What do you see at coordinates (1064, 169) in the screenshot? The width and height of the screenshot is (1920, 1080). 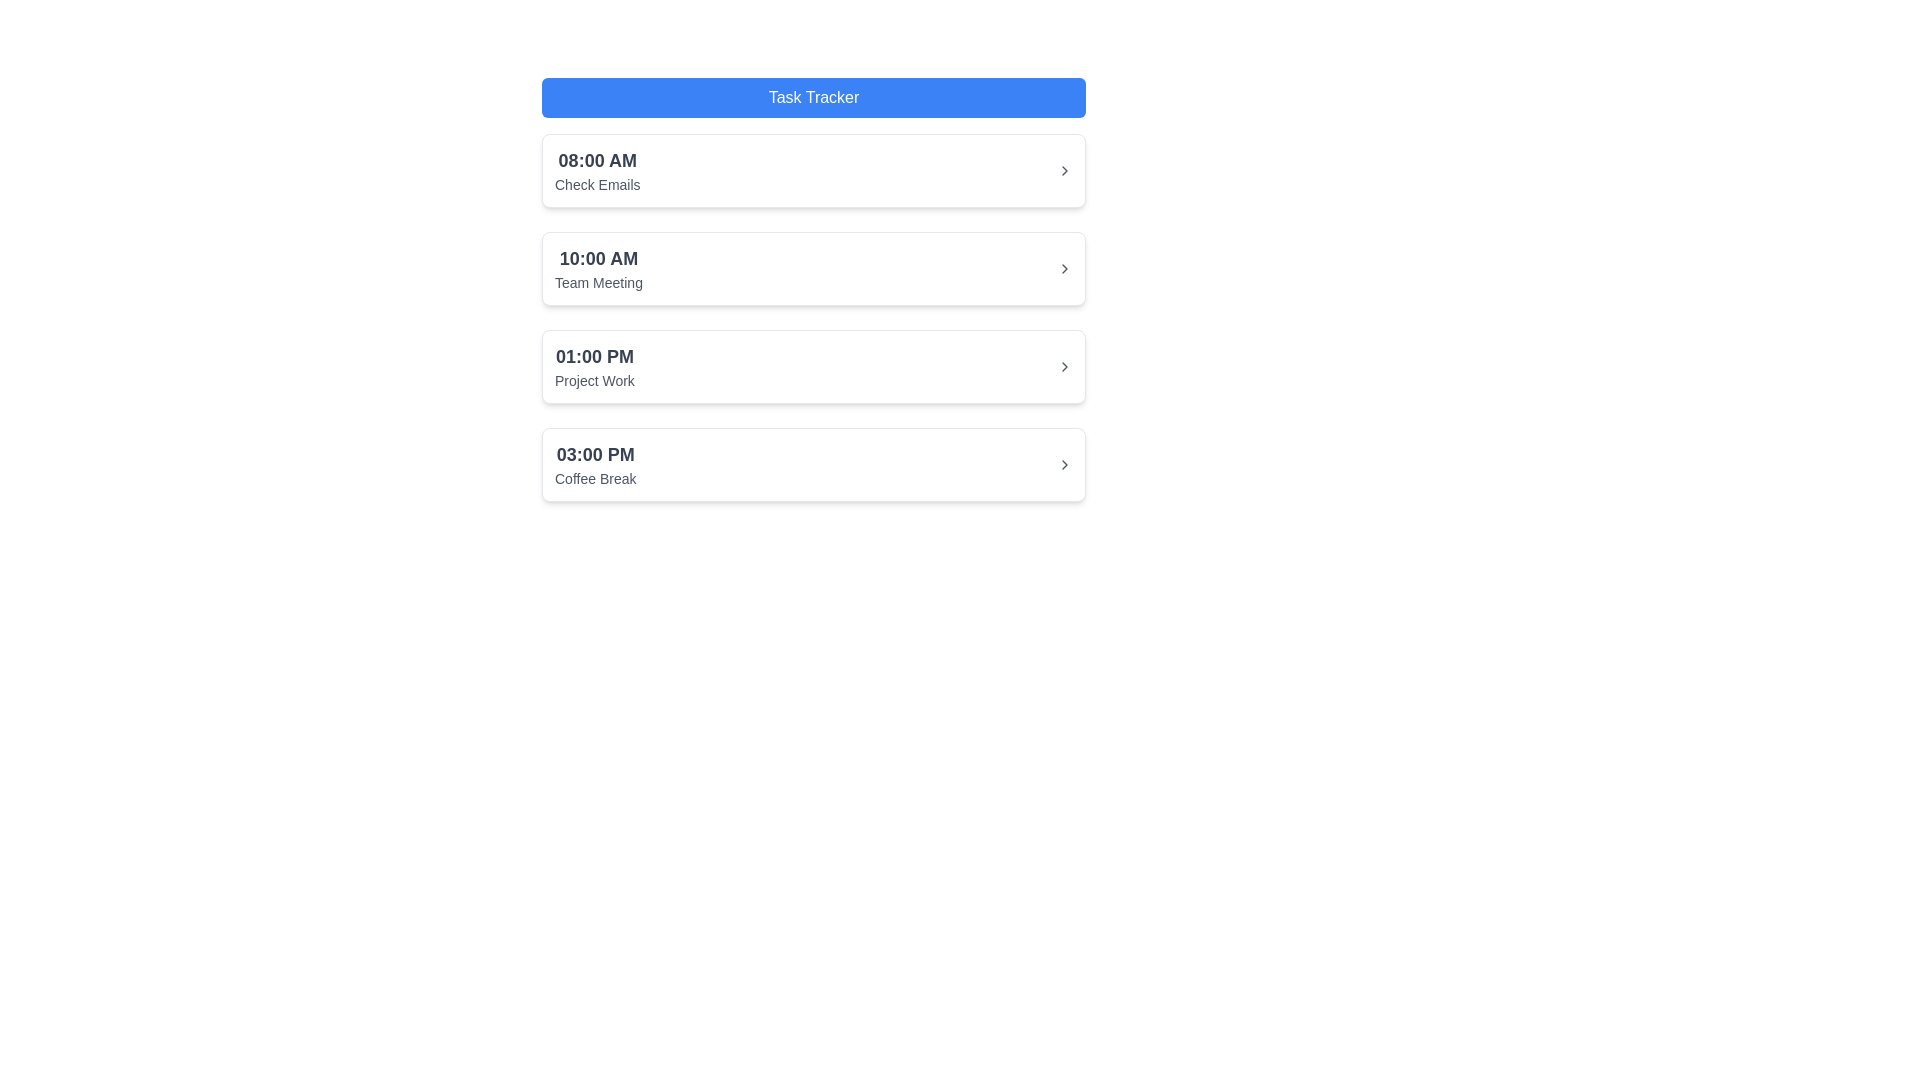 I see `the chevron icon at the far right end of the task entry labeled '08:00 AM Check Emails'` at bounding box center [1064, 169].